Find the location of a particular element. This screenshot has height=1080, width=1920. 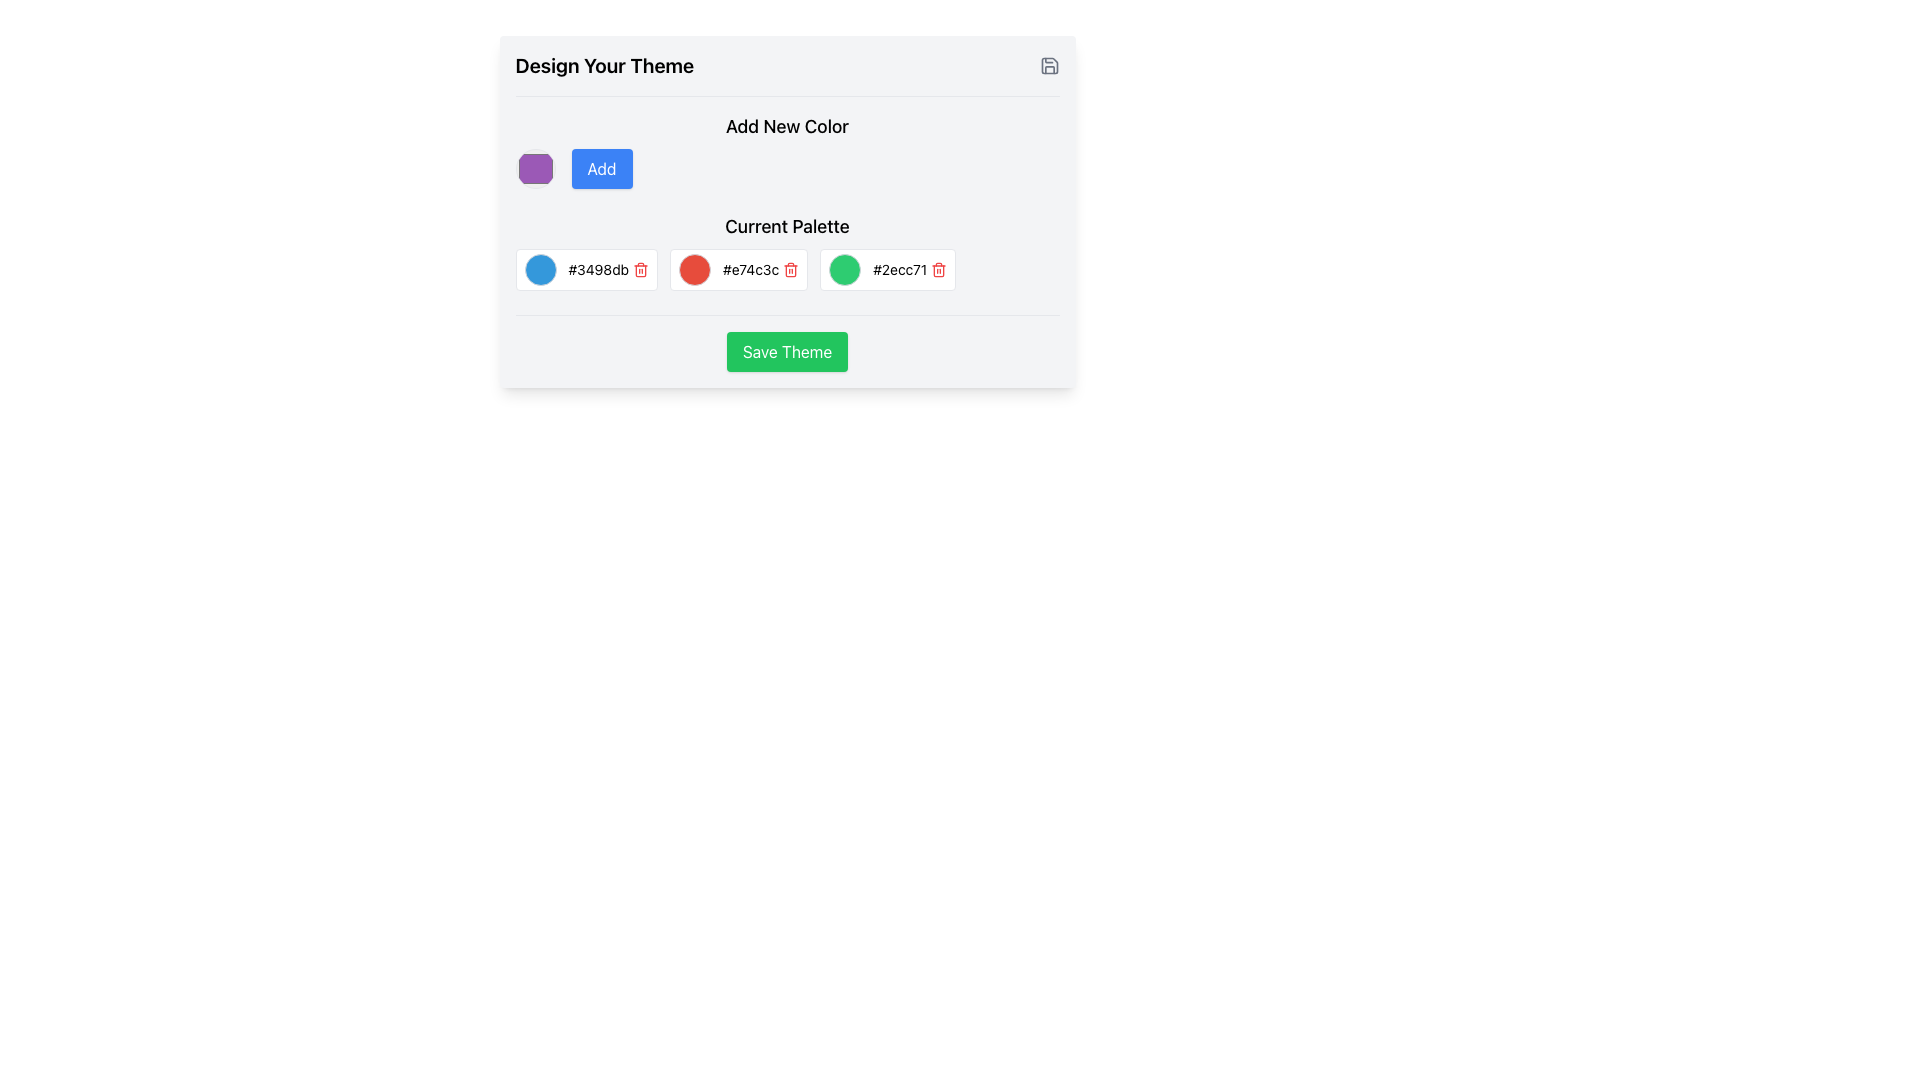

the small text label displaying the color code '#e74c3c' in the 'Current Palette' section is located at coordinates (750, 270).